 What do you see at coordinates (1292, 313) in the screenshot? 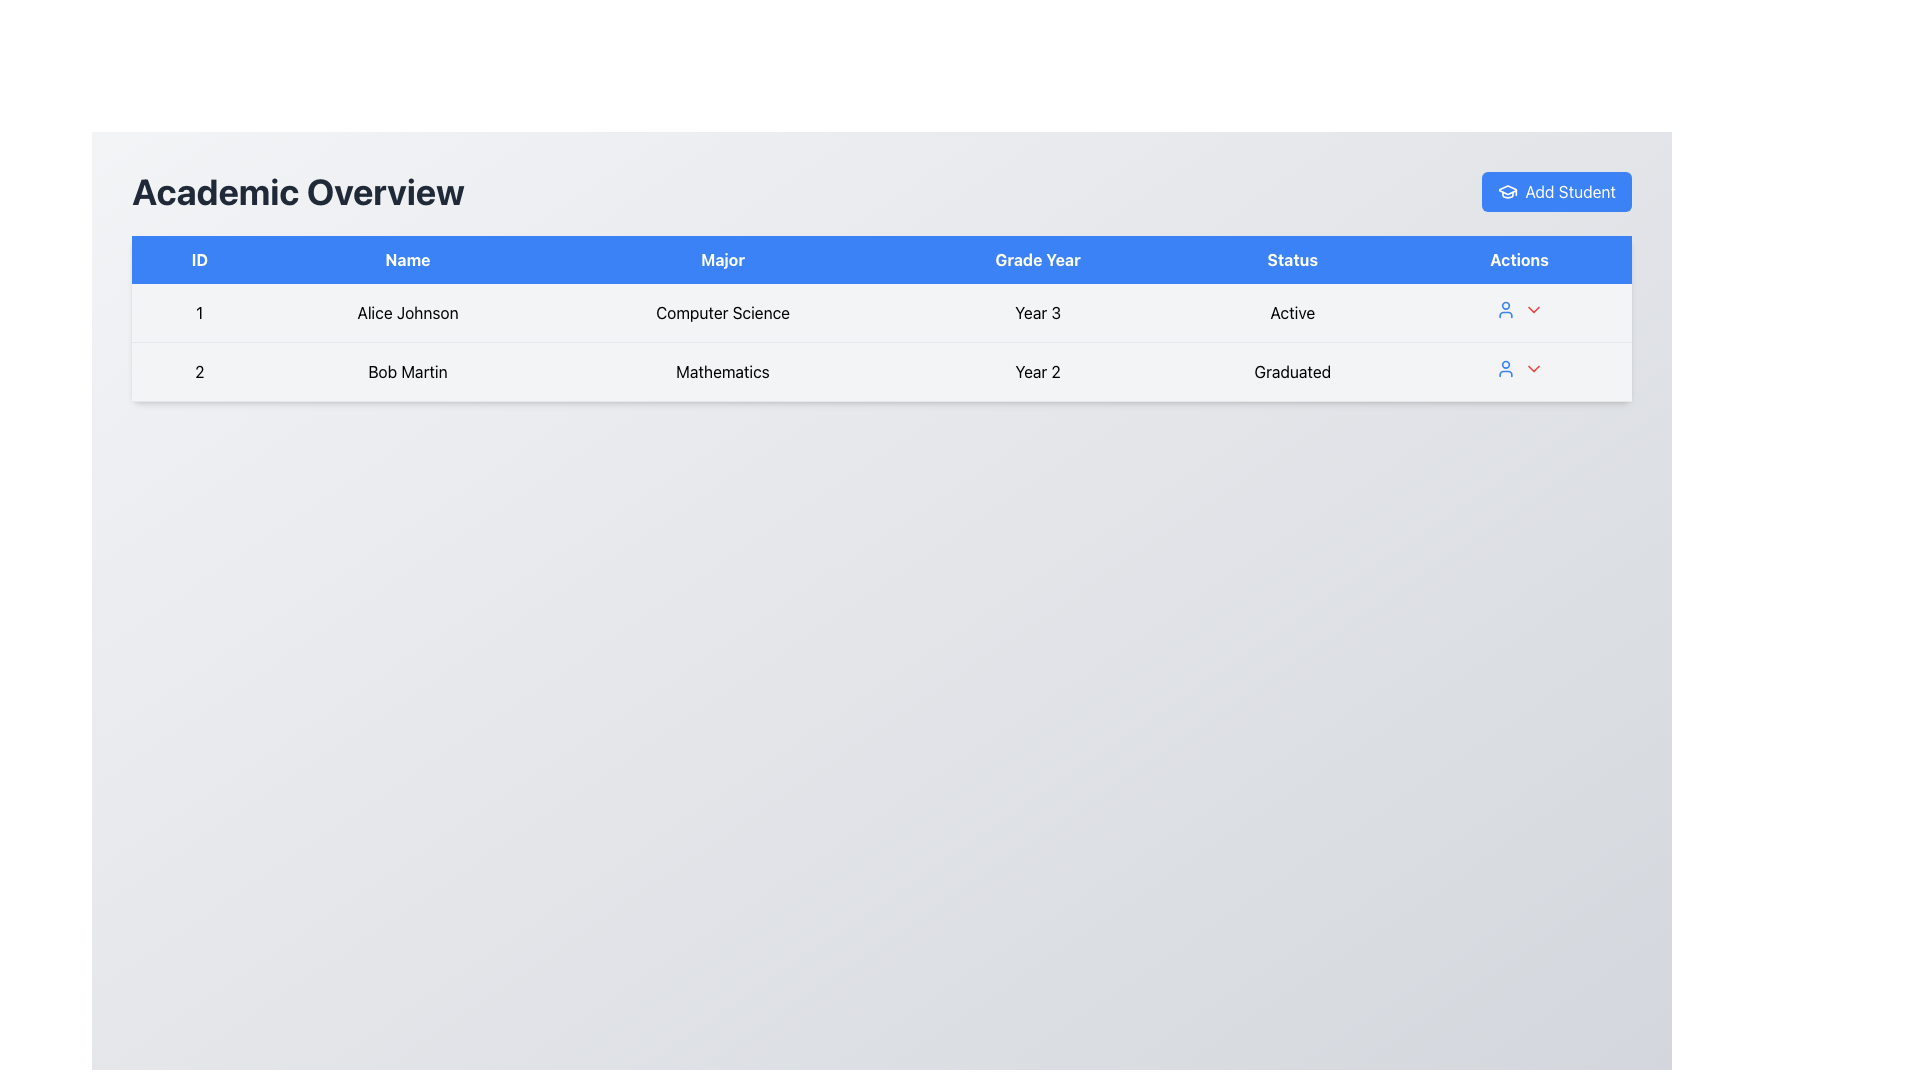
I see `the TextLabel displaying the status 'Active' for the entity 'Alice Johnson' in the user information table` at bounding box center [1292, 313].